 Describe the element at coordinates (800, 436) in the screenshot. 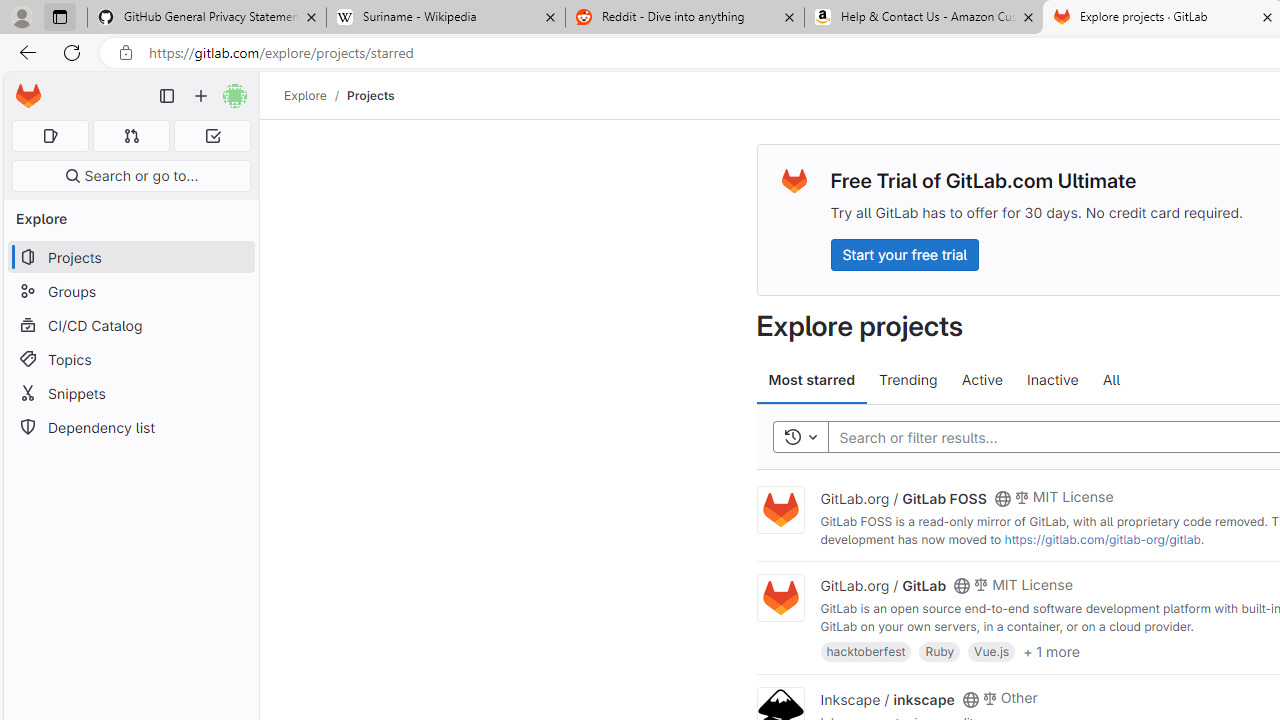

I see `'Toggle history'` at that location.